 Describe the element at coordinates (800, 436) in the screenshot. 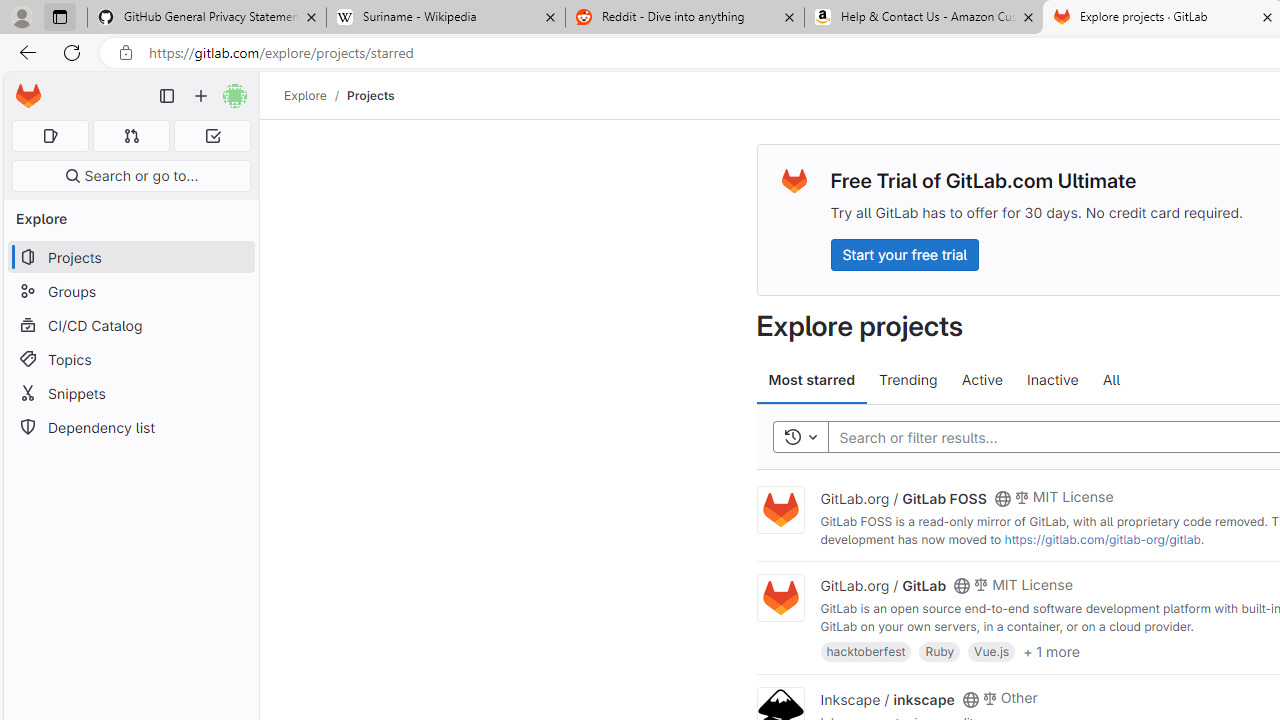

I see `'Toggle history'` at that location.